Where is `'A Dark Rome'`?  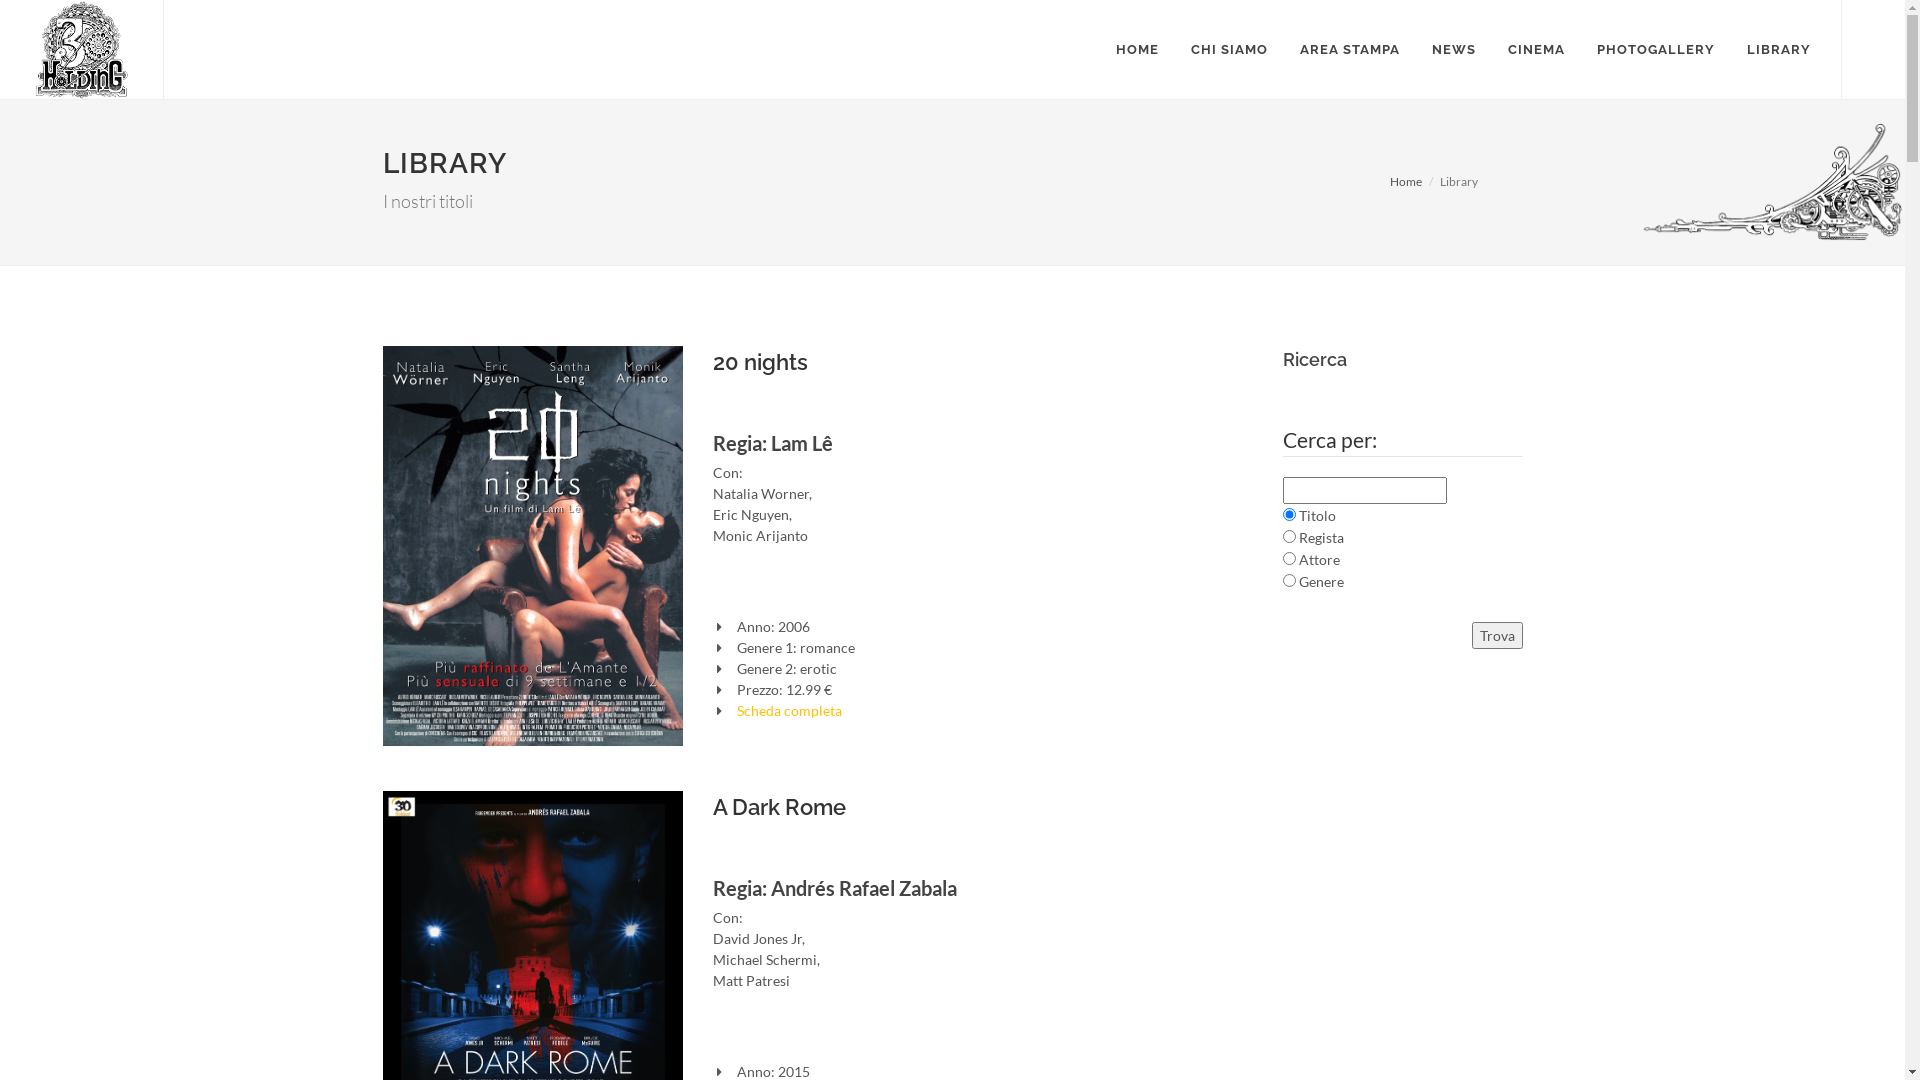
'A Dark Rome' is located at coordinates (777, 805).